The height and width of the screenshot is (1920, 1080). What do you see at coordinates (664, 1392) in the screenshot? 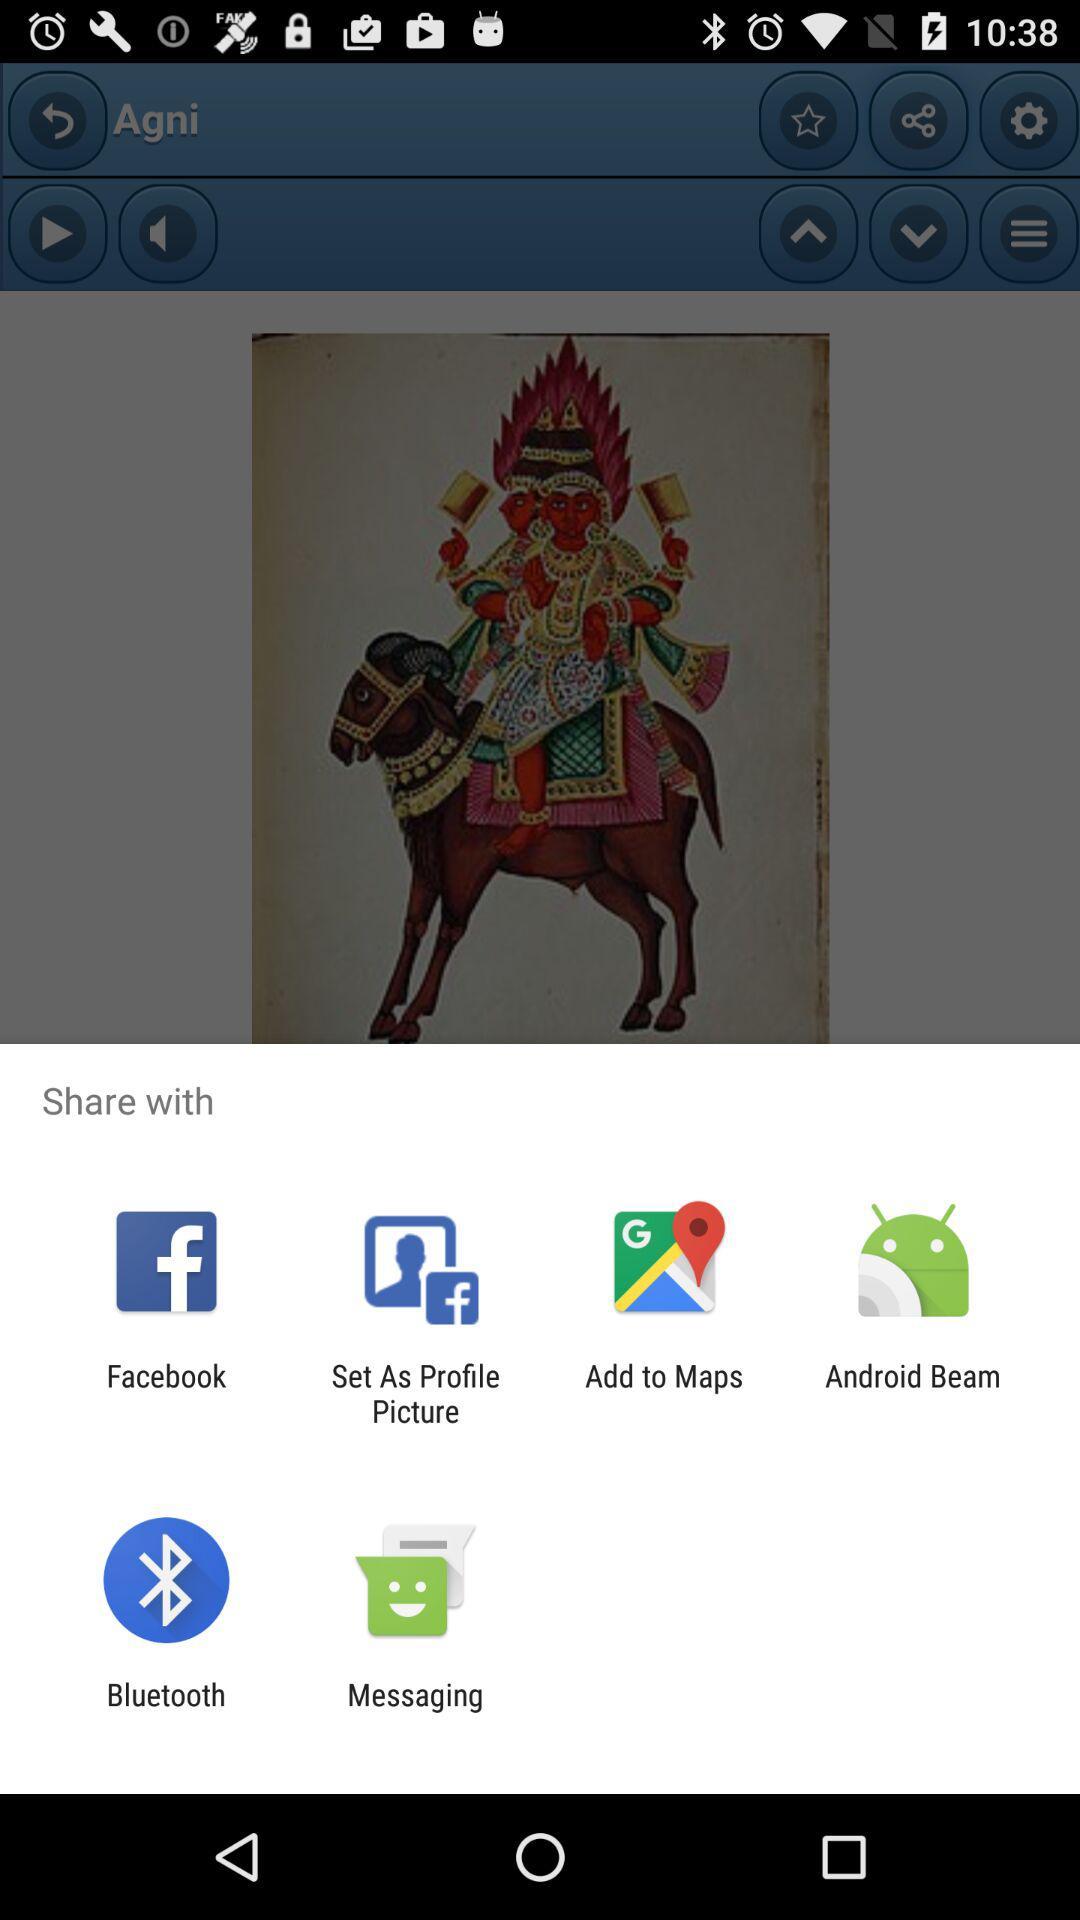
I see `the app to the right of the set as profile item` at bounding box center [664, 1392].